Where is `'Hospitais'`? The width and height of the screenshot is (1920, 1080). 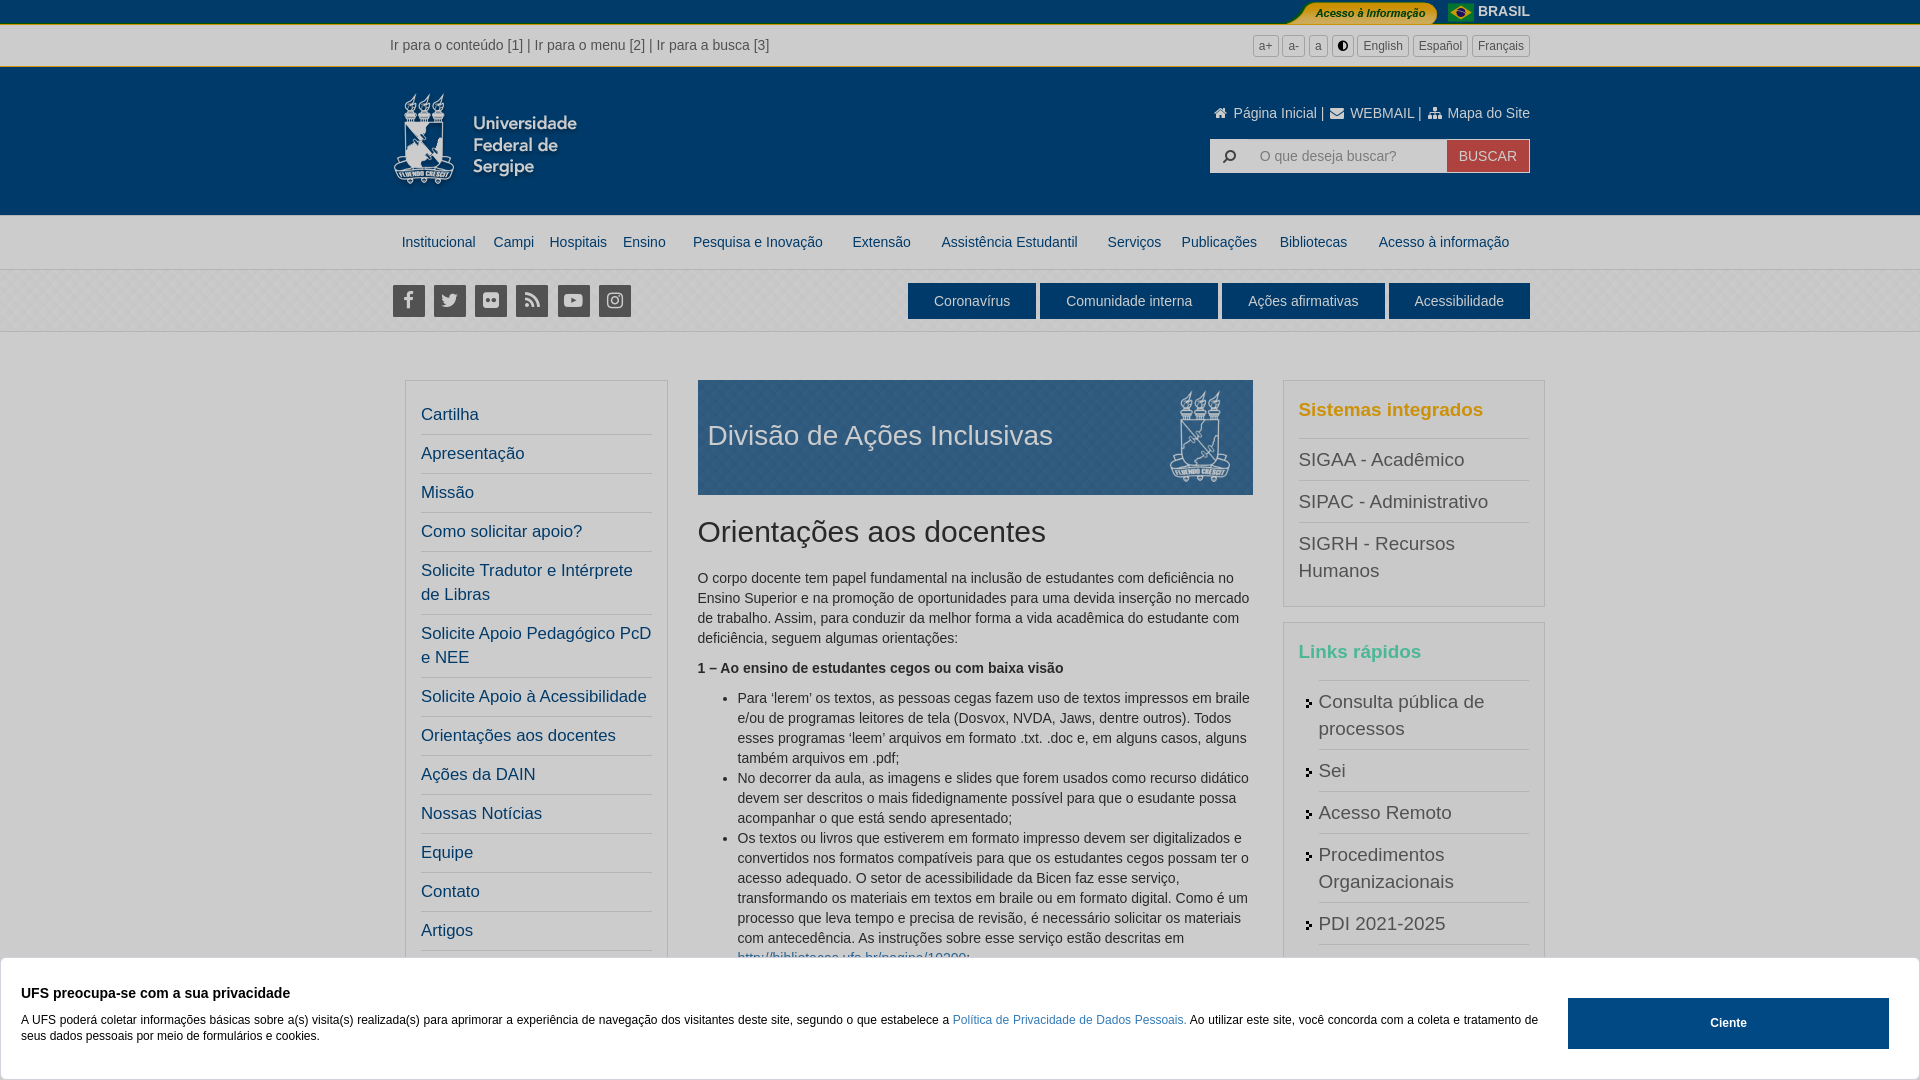 'Hospitais' is located at coordinates (576, 241).